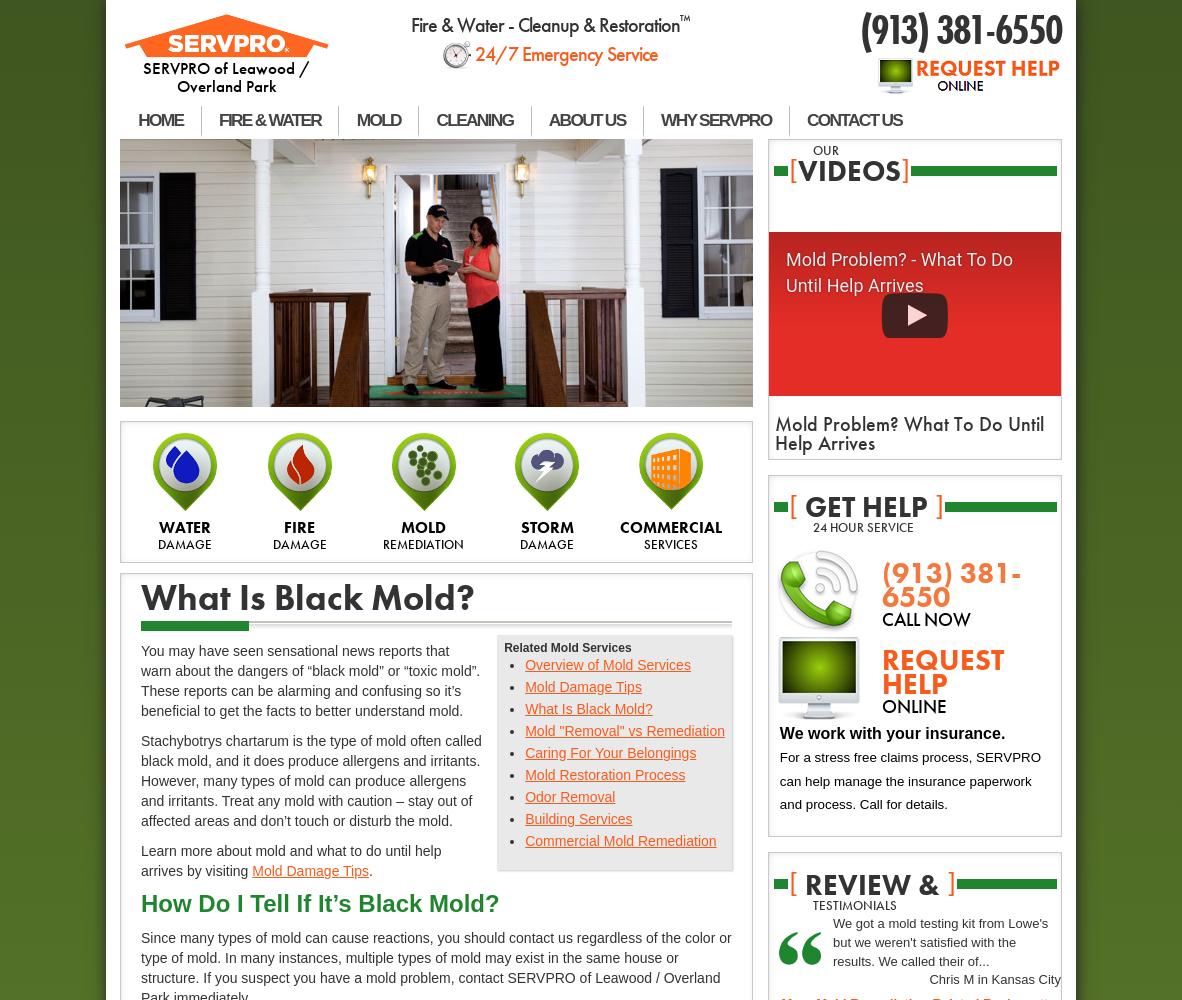  I want to click on 'You may have seen sensational news reports that warn about the dangers of “black mold” or “toxic mold”. These reports can be alarming and confusing so it’s beneficial to get the facts to better understand mold.', so click(141, 681).